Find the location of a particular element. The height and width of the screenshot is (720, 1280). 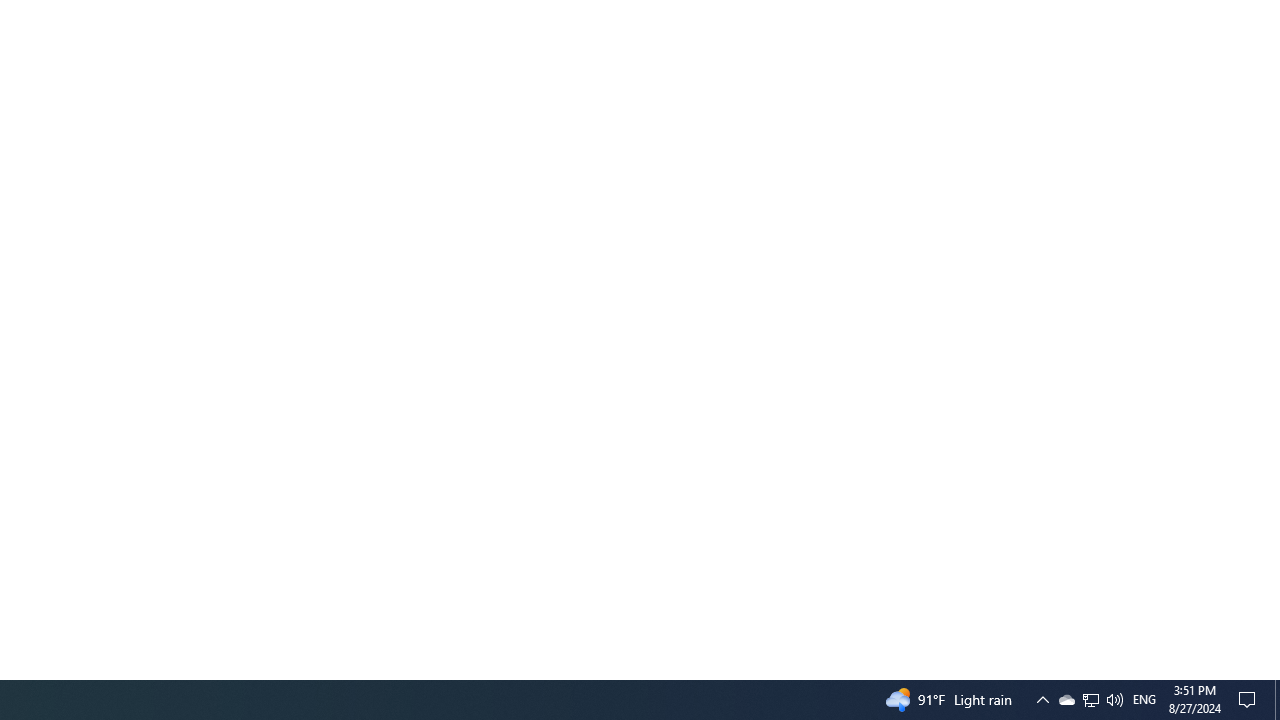

'User Promoted Notification Area' is located at coordinates (1089, 698).